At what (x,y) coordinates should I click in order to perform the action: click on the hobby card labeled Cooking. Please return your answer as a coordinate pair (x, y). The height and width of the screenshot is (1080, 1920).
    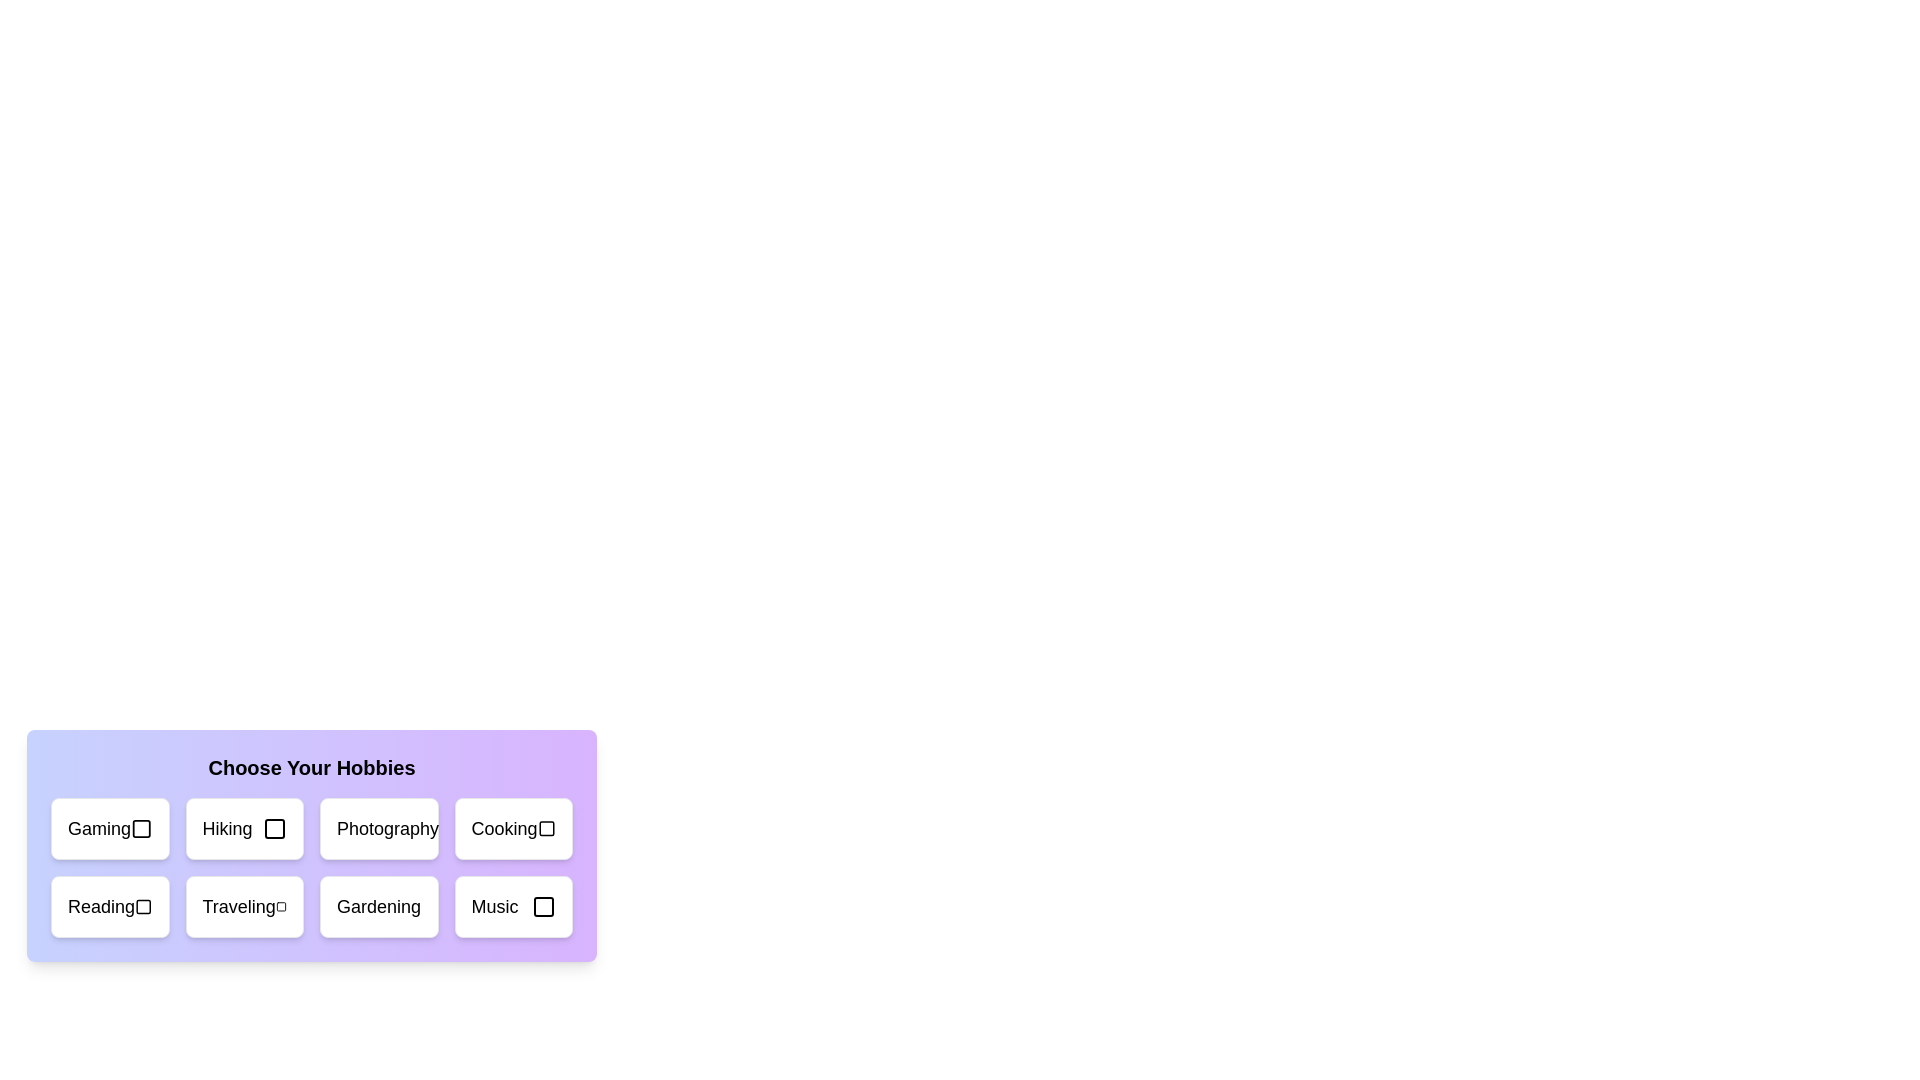
    Looking at the image, I should click on (513, 829).